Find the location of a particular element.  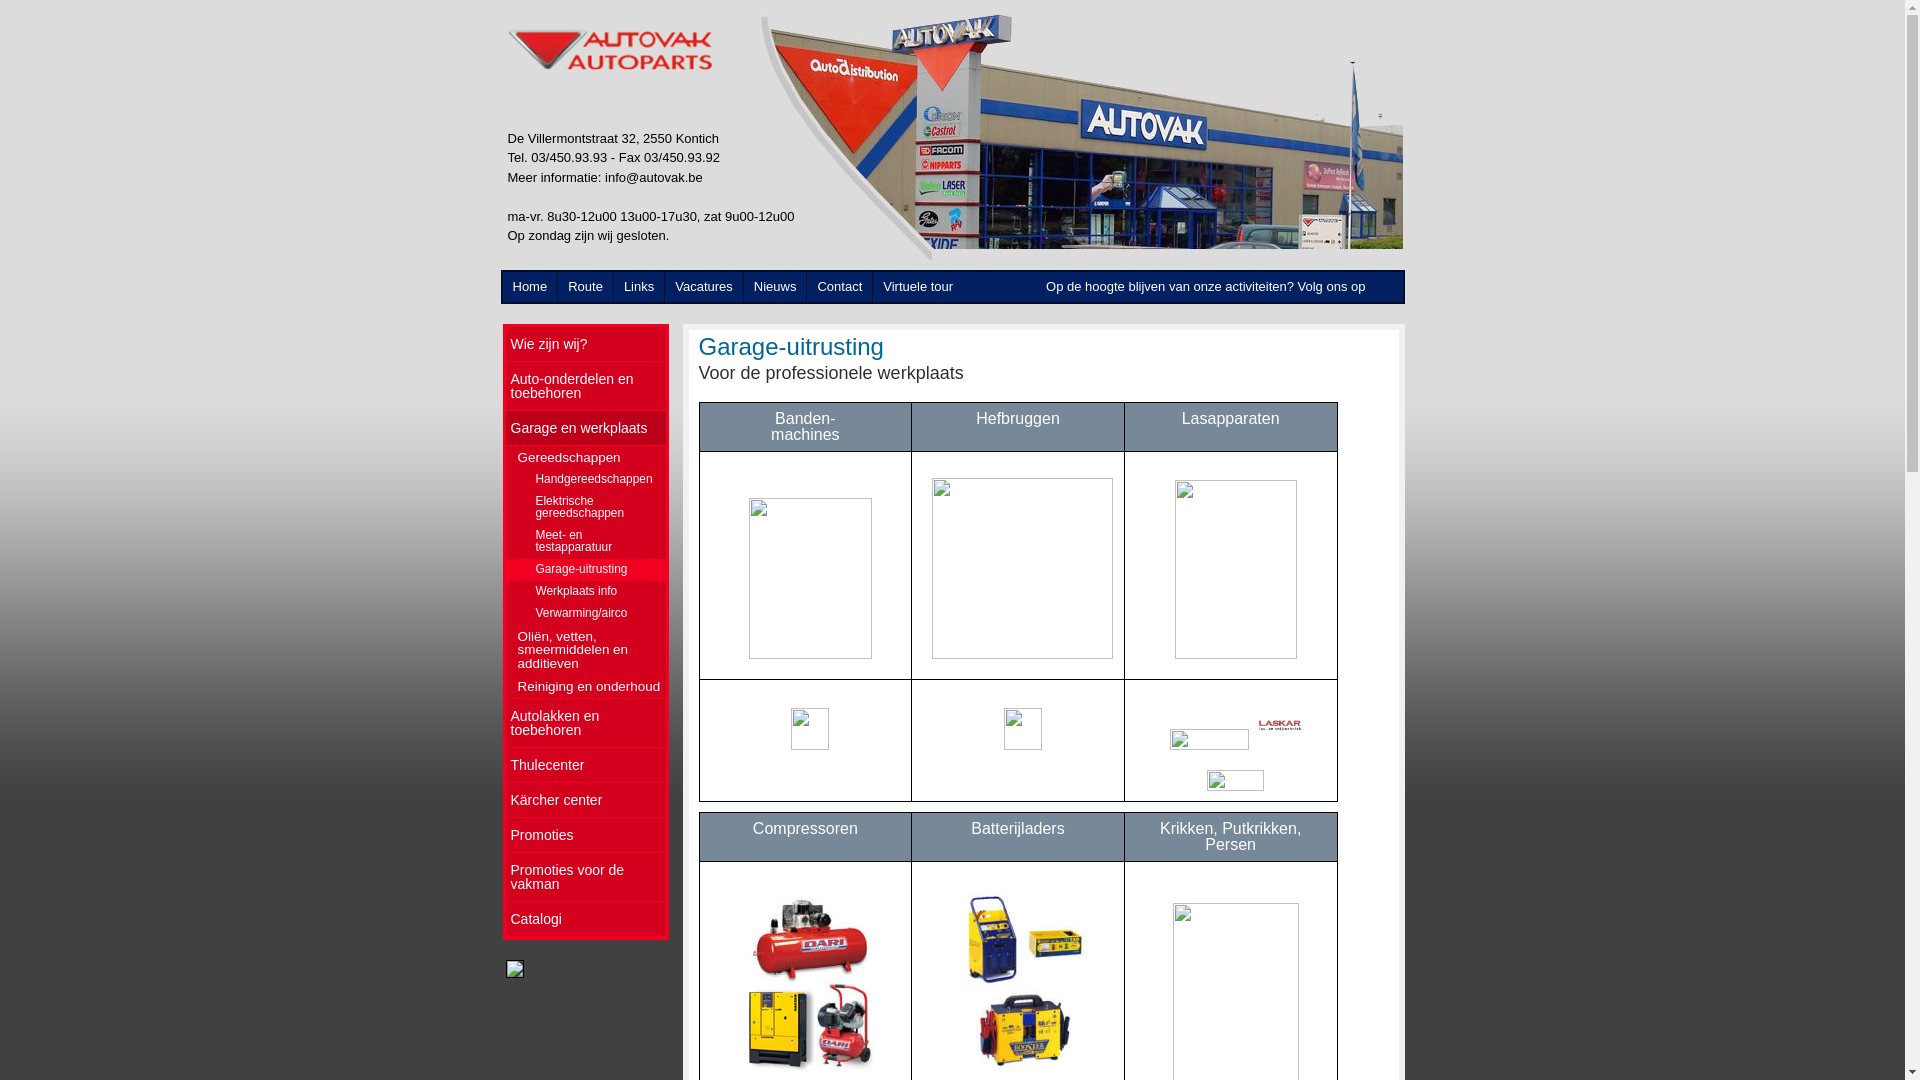

'Autolakken en toebehoren' is located at coordinates (584, 723).